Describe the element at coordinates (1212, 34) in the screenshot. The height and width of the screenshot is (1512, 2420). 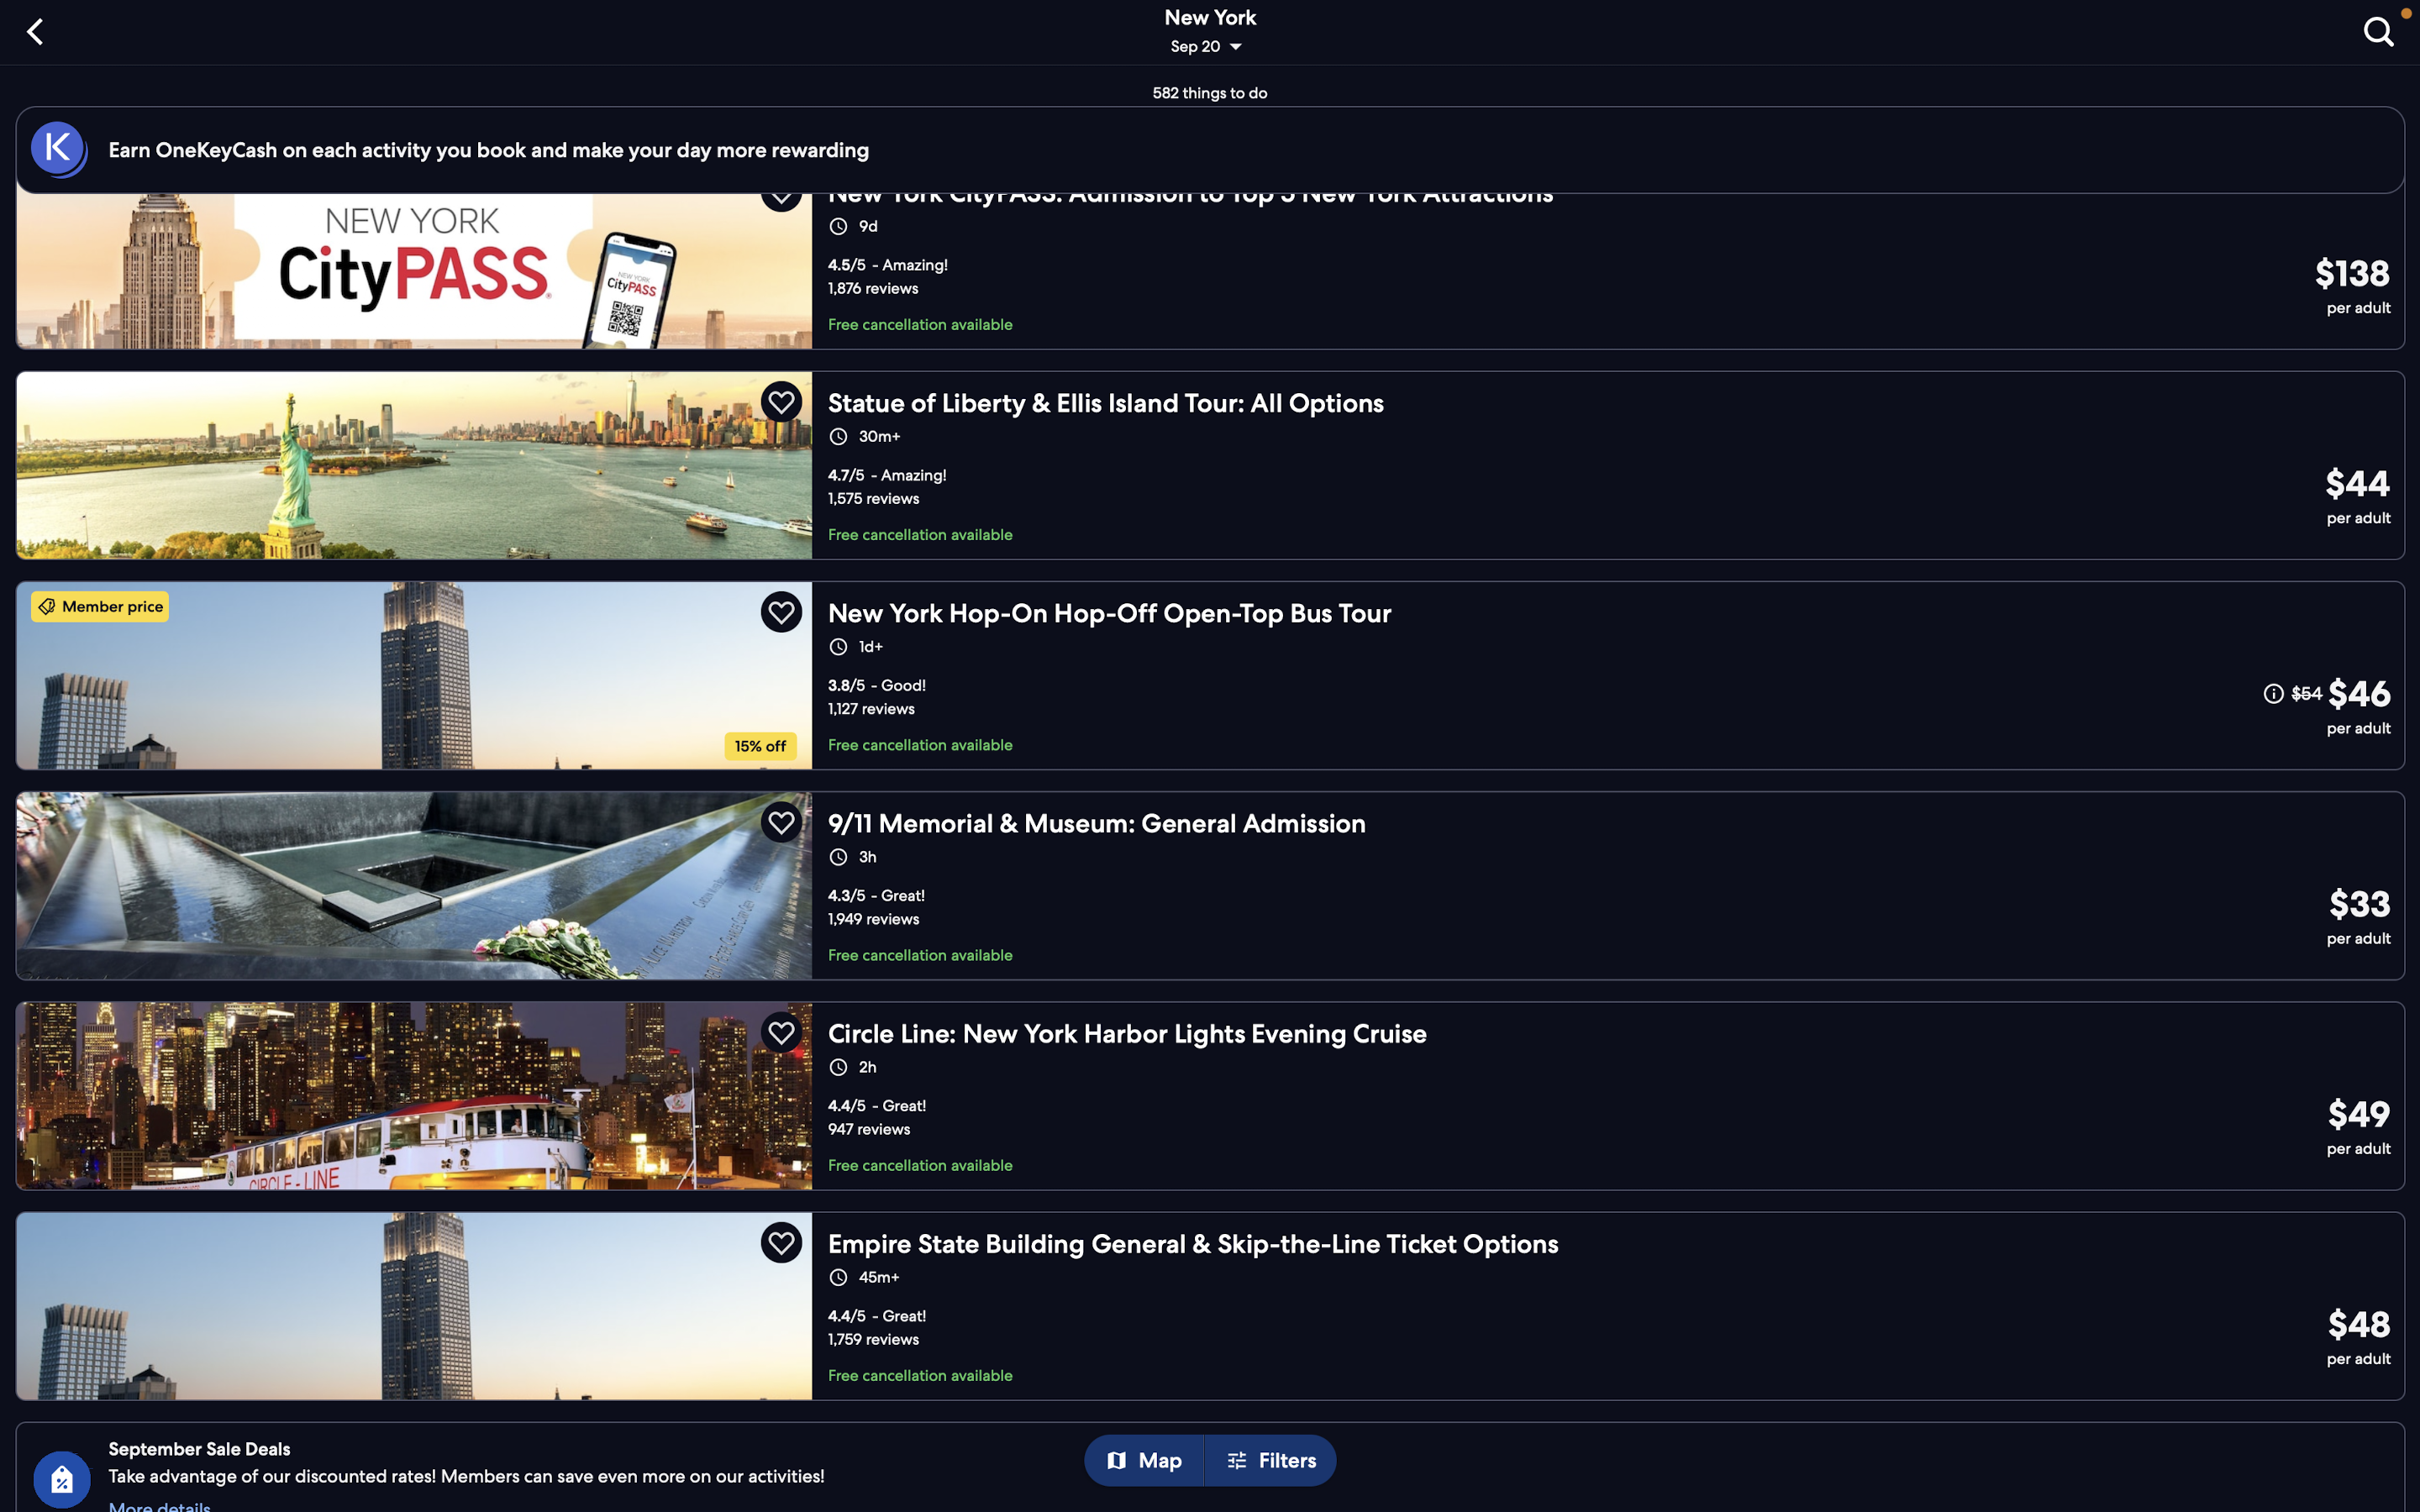
I see `the "change date or location" option to update the plan for your tour` at that location.